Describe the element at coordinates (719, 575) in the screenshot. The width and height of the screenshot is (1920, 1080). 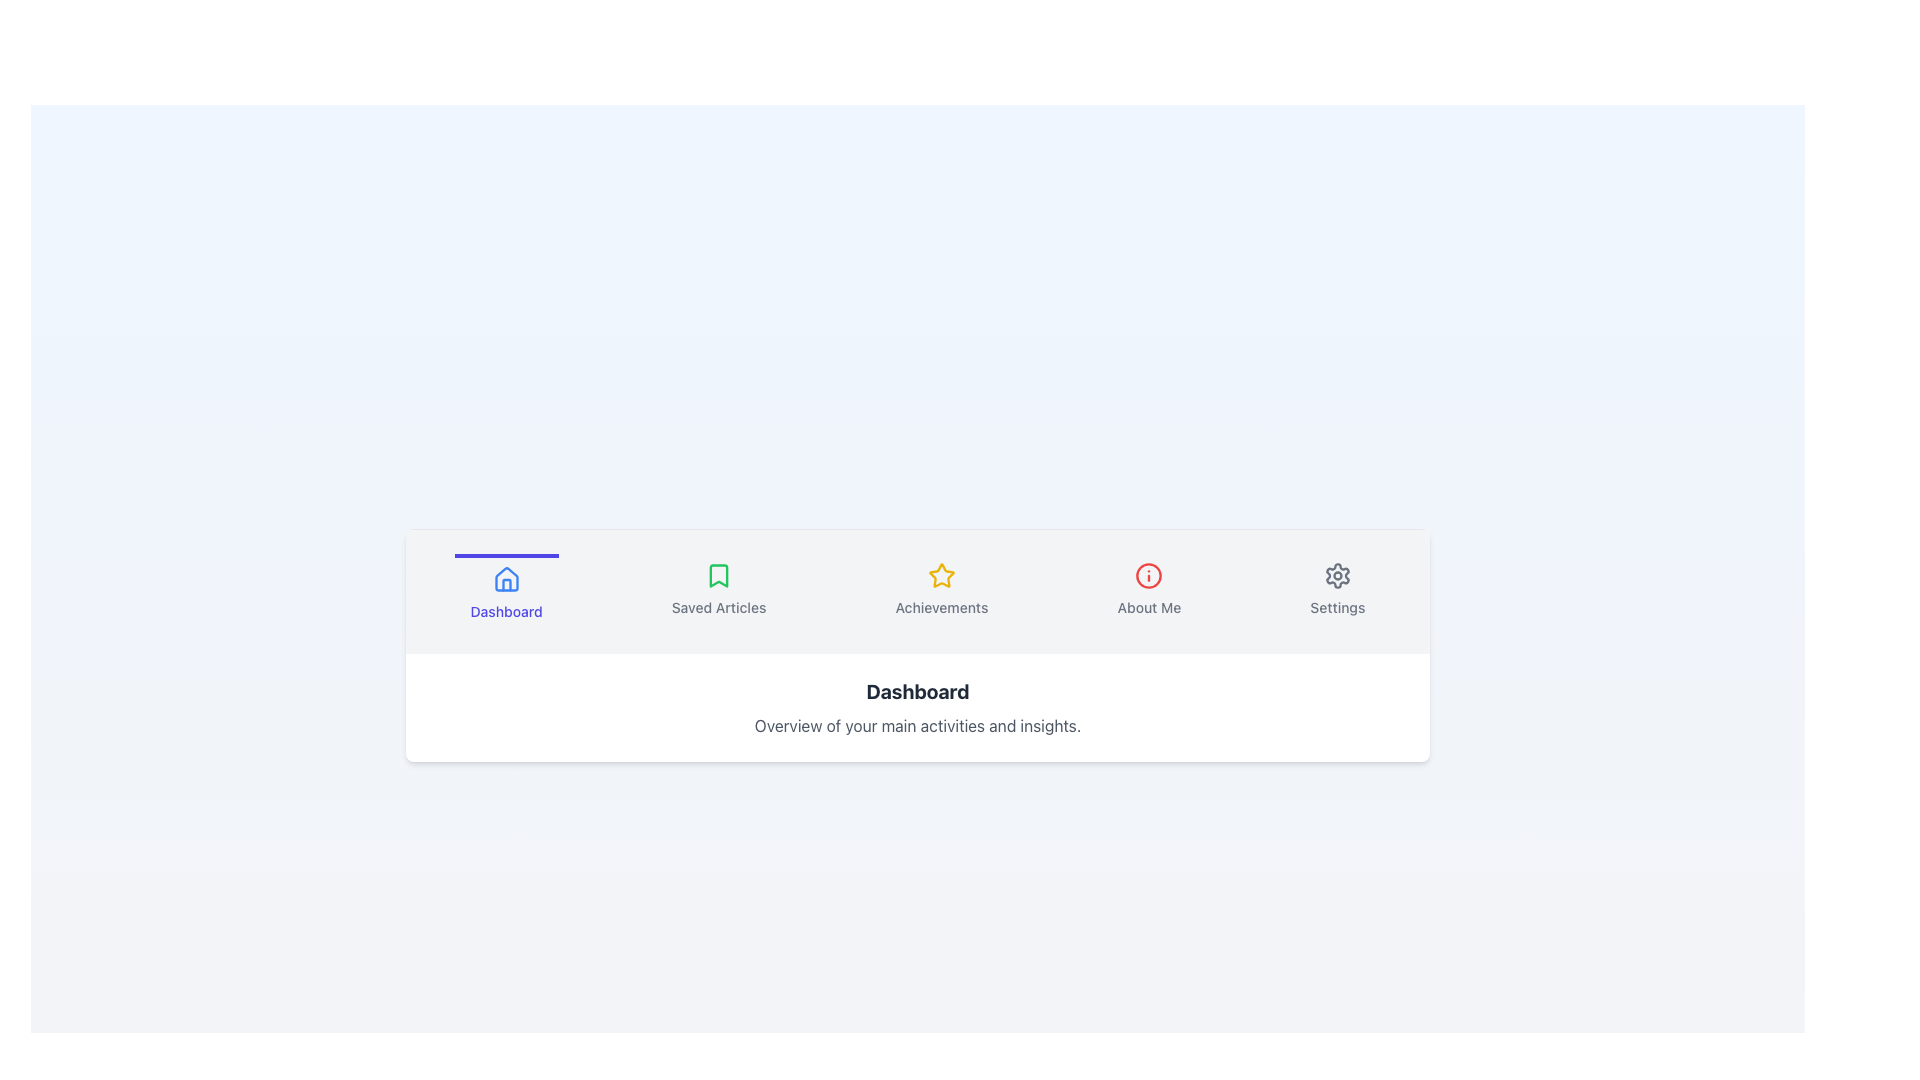
I see `the bookmark icon, which is a green stroke icon located within the 'Saved Articles' button in the navigation bar, second from the left` at that location.